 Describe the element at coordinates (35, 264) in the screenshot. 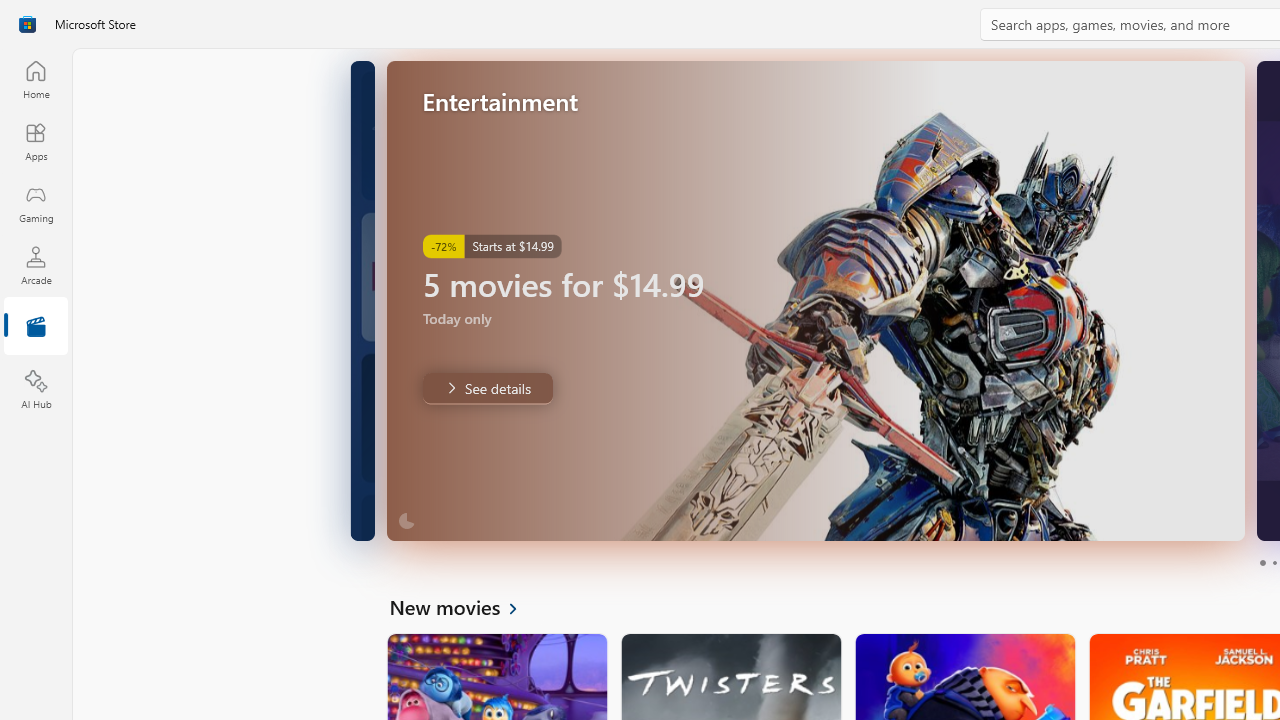

I see `'Arcade'` at that location.